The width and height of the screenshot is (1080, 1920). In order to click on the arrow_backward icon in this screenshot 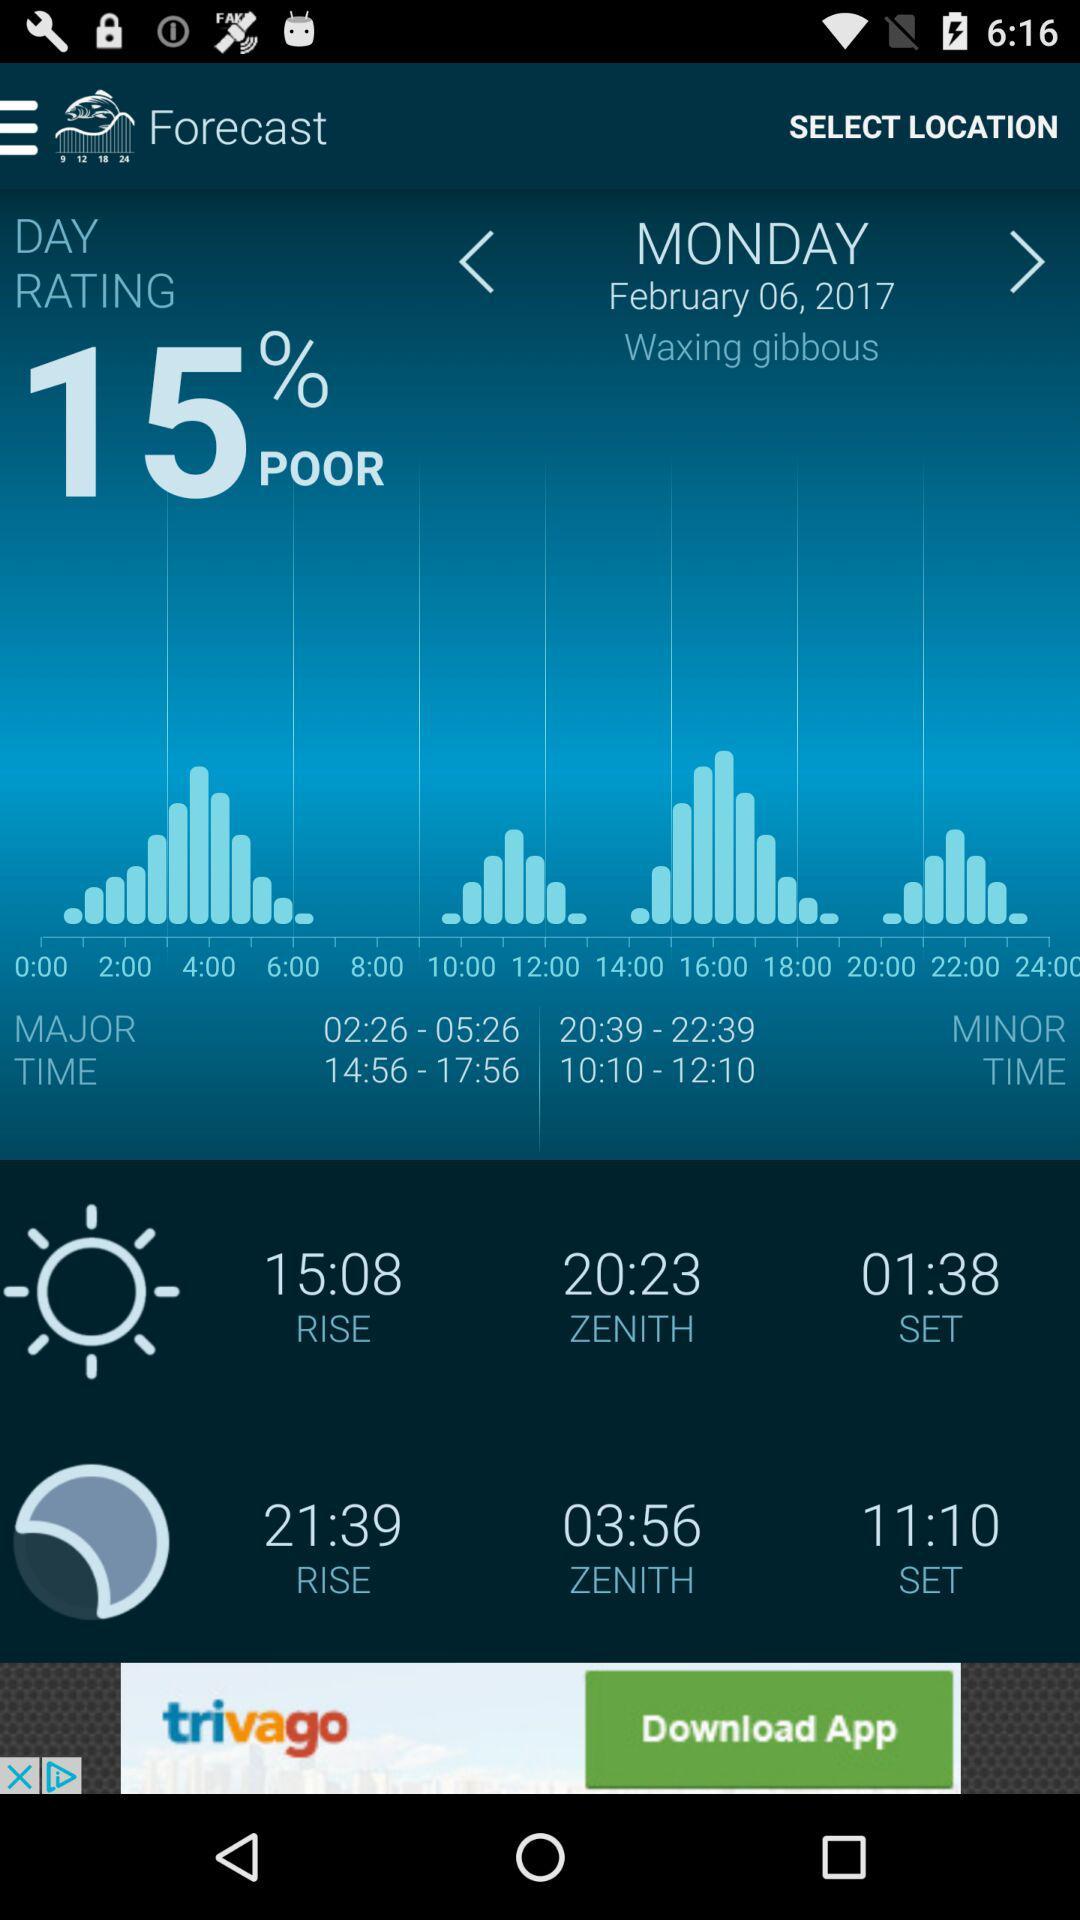, I will do `click(475, 279)`.